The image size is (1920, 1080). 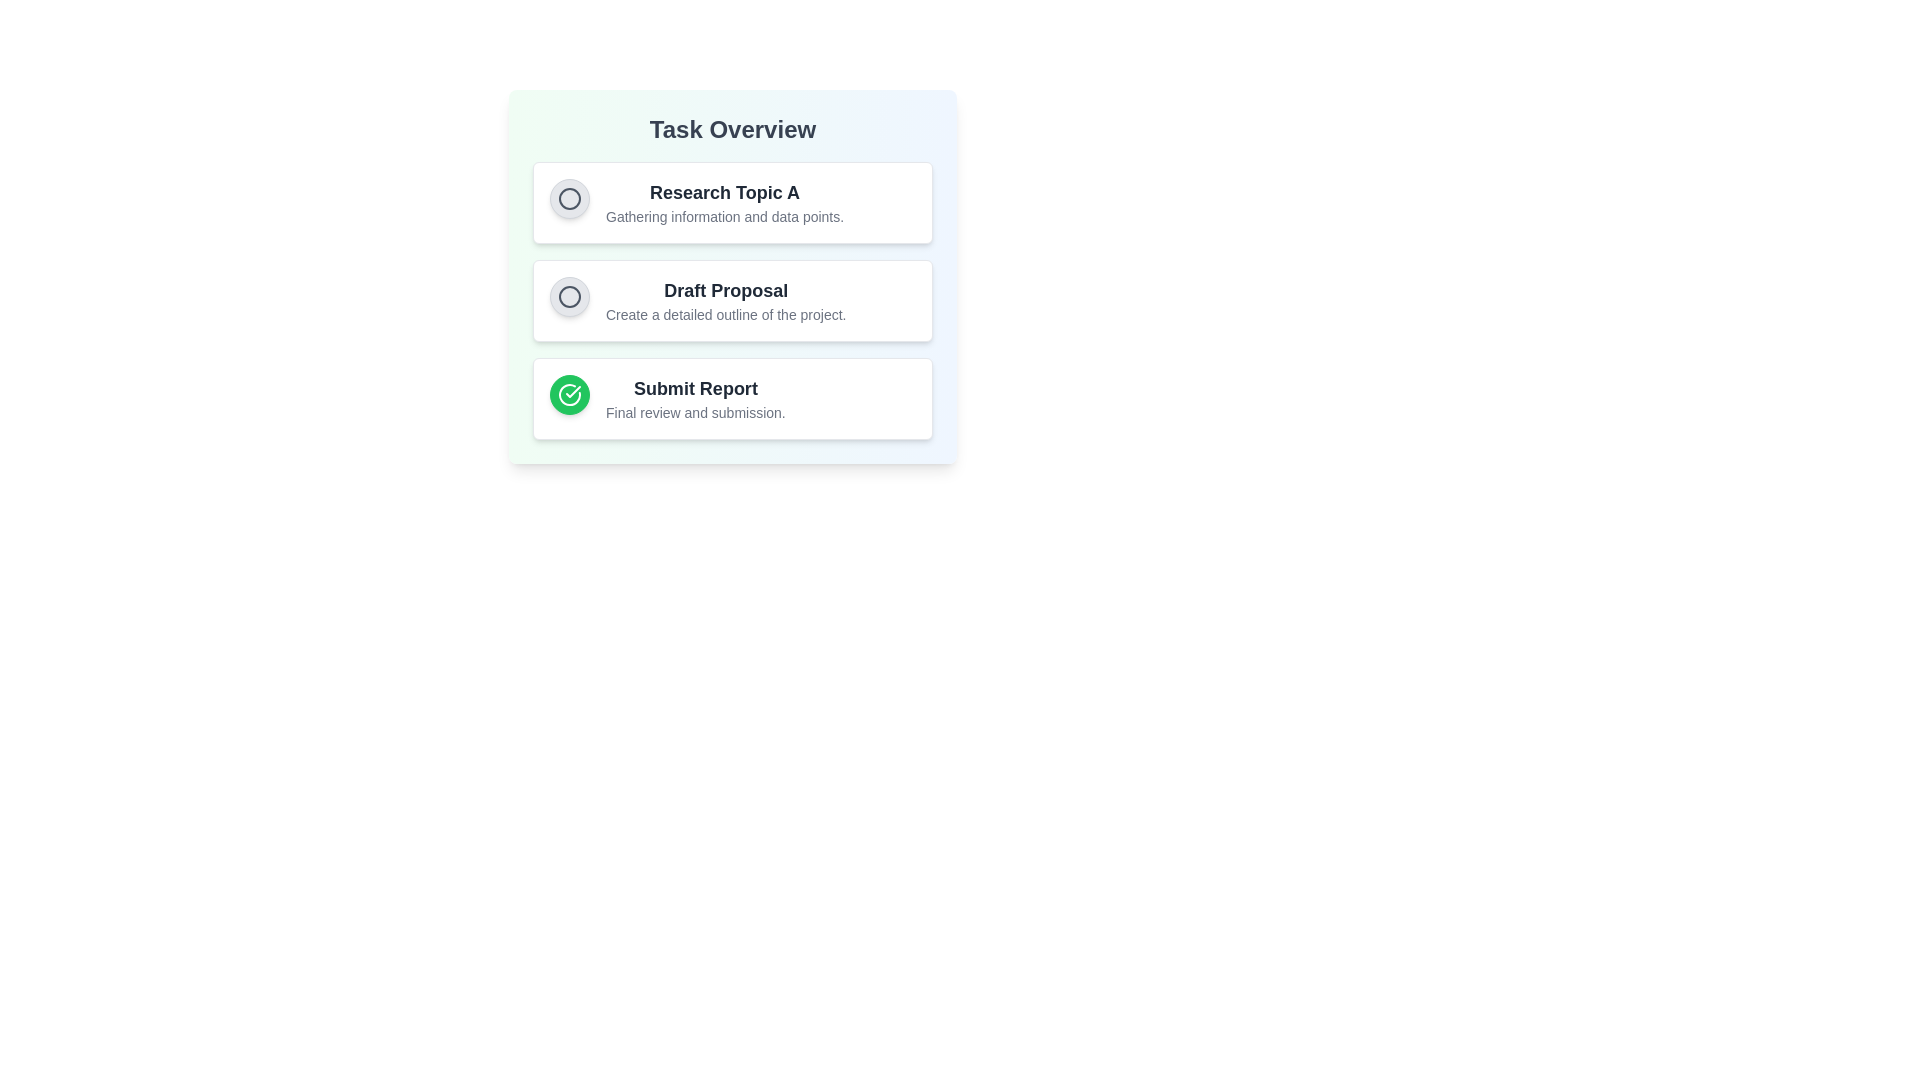 What do you see at coordinates (695, 411) in the screenshot?
I see `the text segment reading 'Final review and submission.' located below the title 'Submit Report'` at bounding box center [695, 411].